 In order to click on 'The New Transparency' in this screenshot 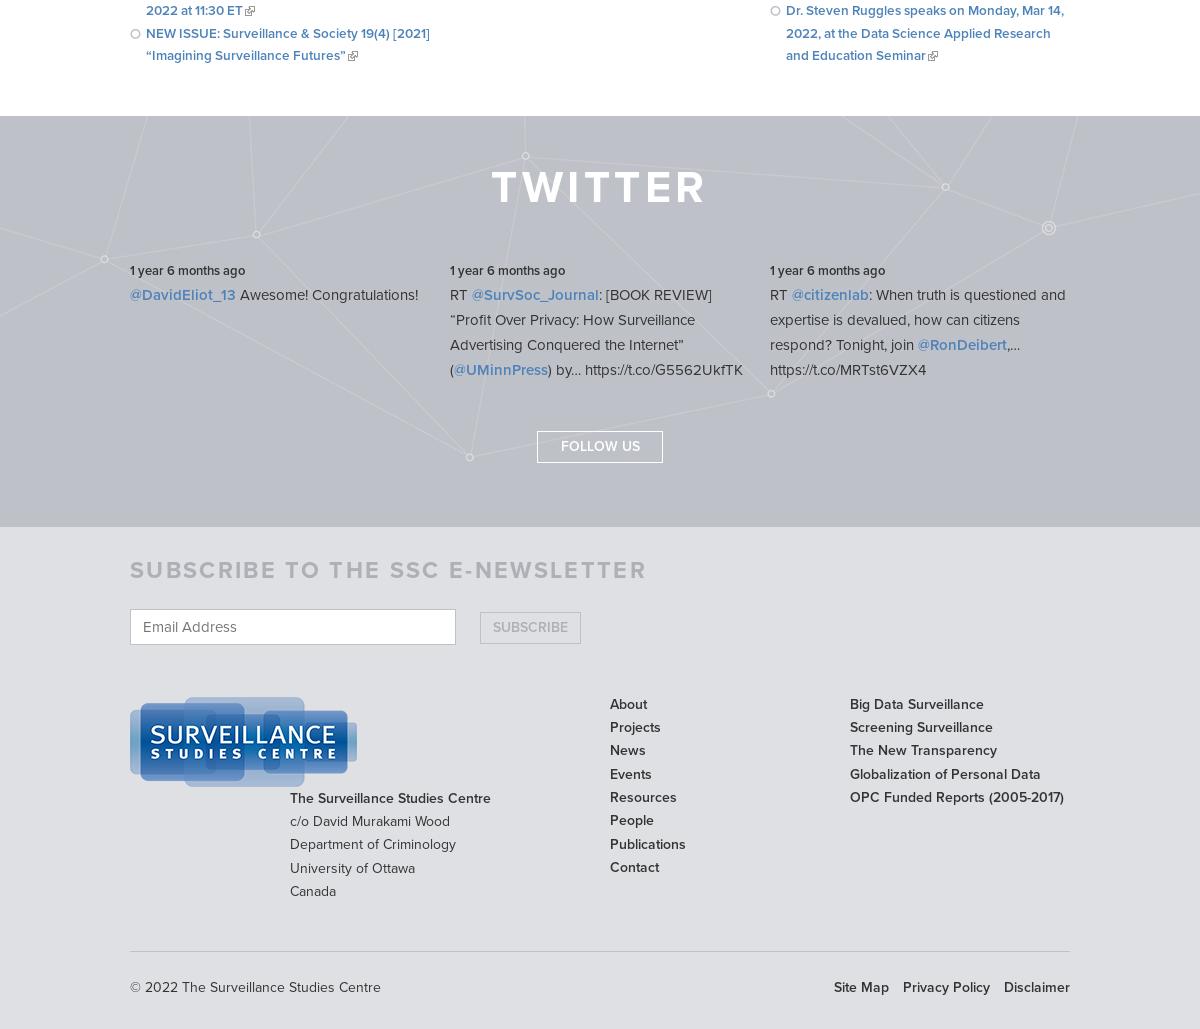, I will do `click(923, 750)`.